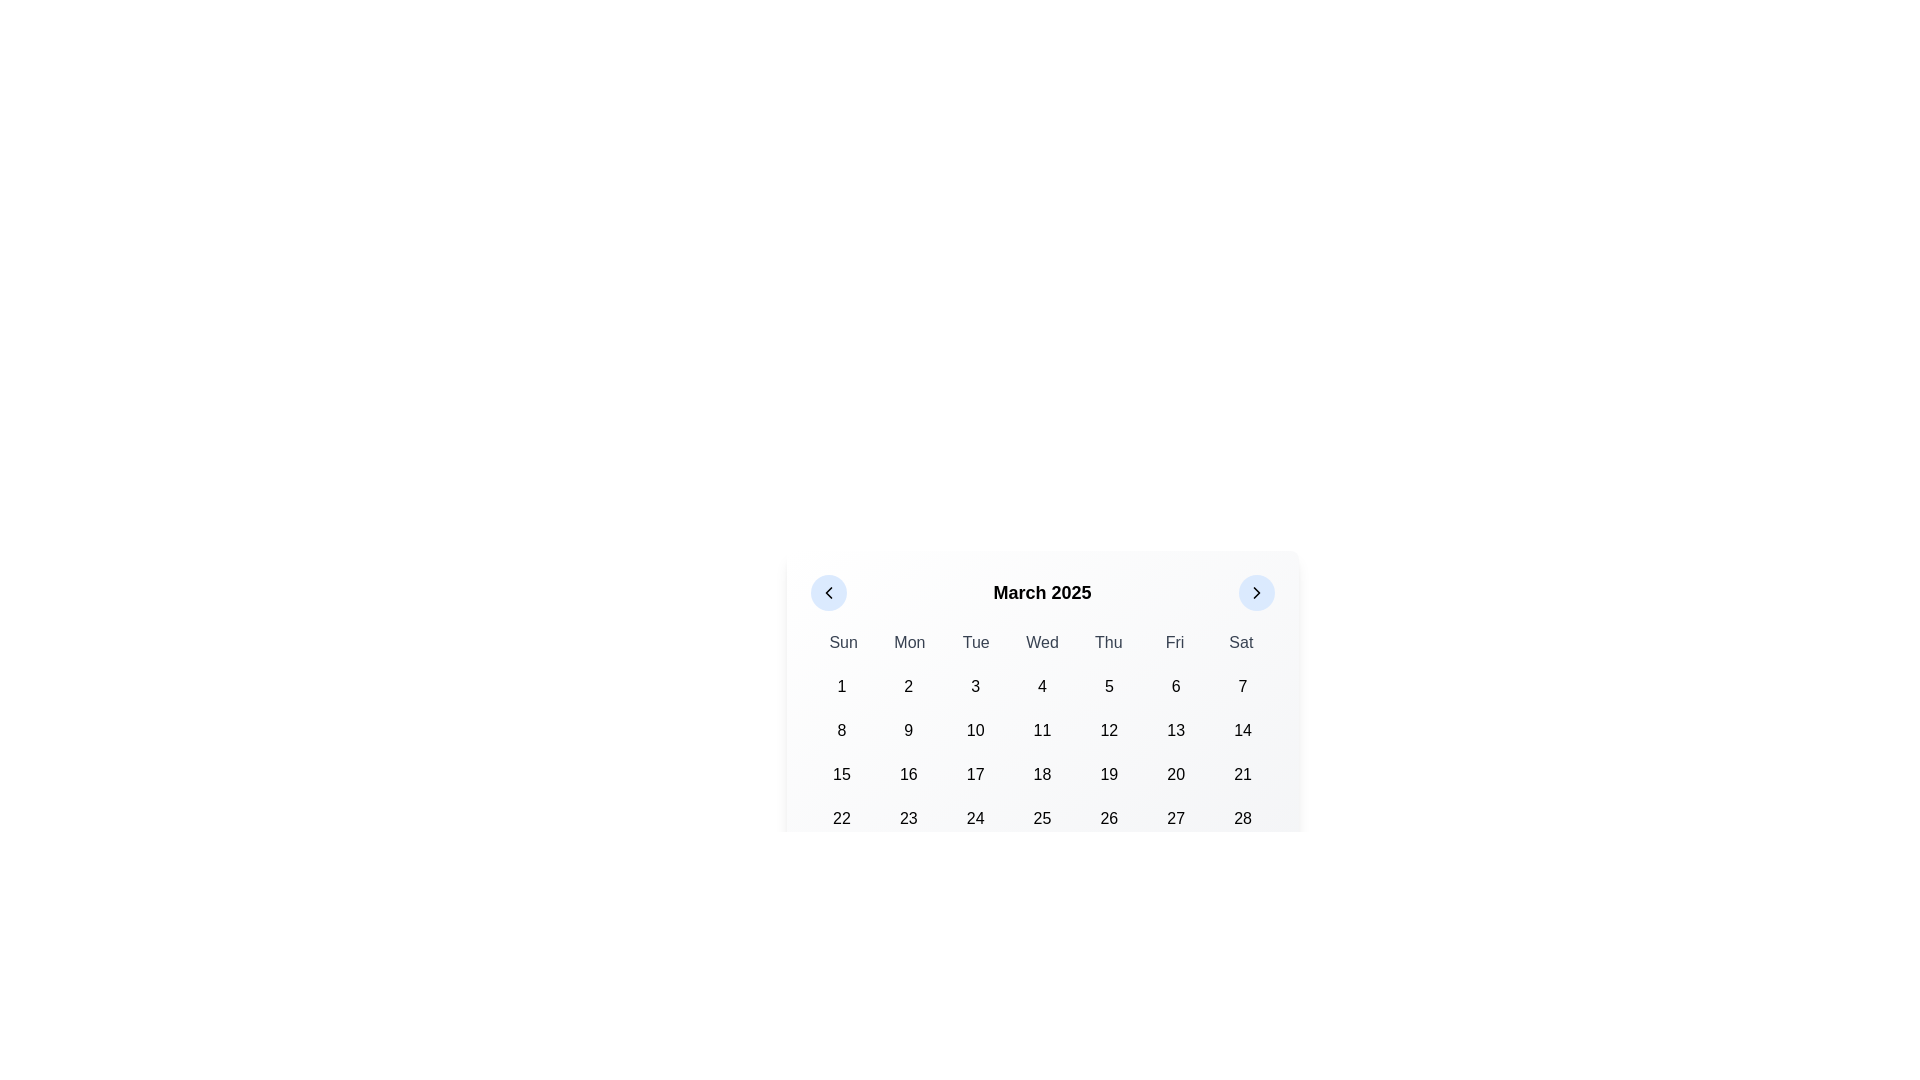 The width and height of the screenshot is (1920, 1080). What do you see at coordinates (1041, 729) in the screenshot?
I see `the calendar date in the March 2025 calendar interface` at bounding box center [1041, 729].